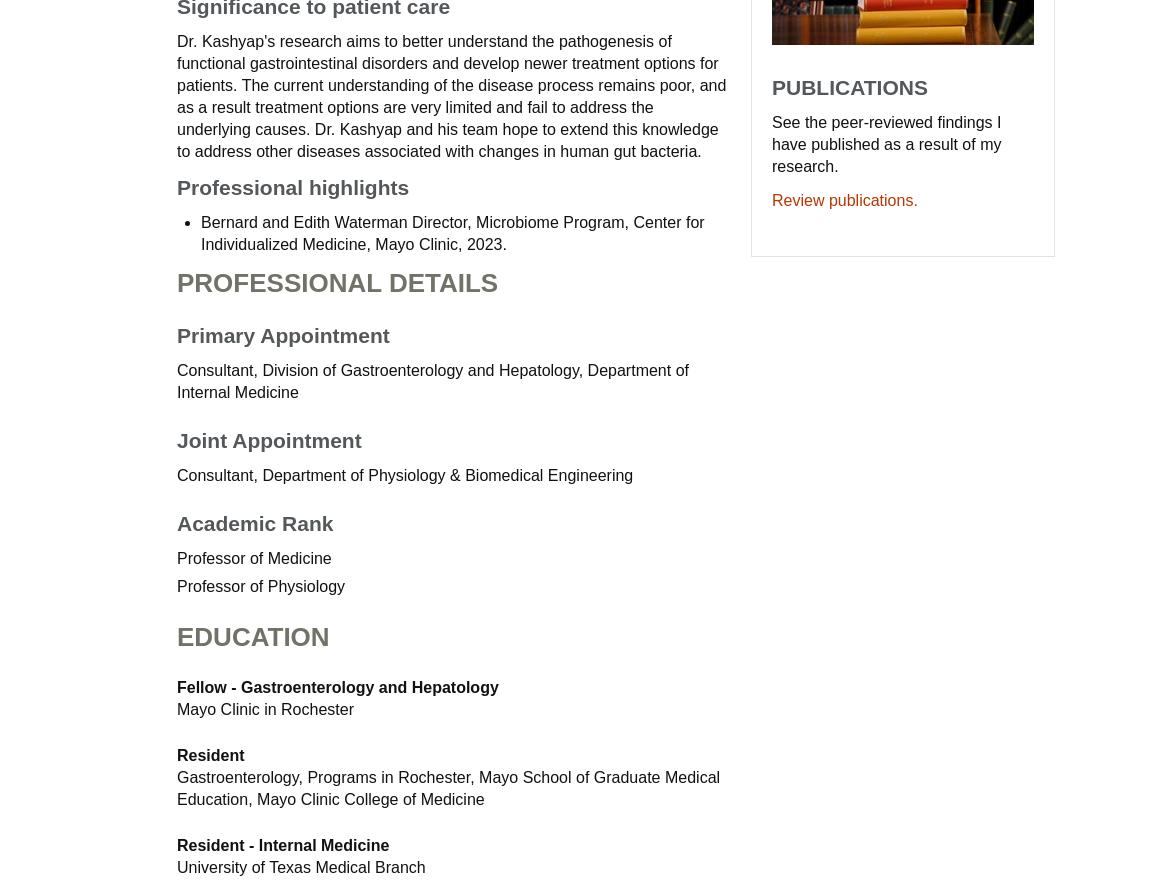 The image size is (1150, 888). Describe the element at coordinates (848, 85) in the screenshot. I see `'Publications'` at that location.